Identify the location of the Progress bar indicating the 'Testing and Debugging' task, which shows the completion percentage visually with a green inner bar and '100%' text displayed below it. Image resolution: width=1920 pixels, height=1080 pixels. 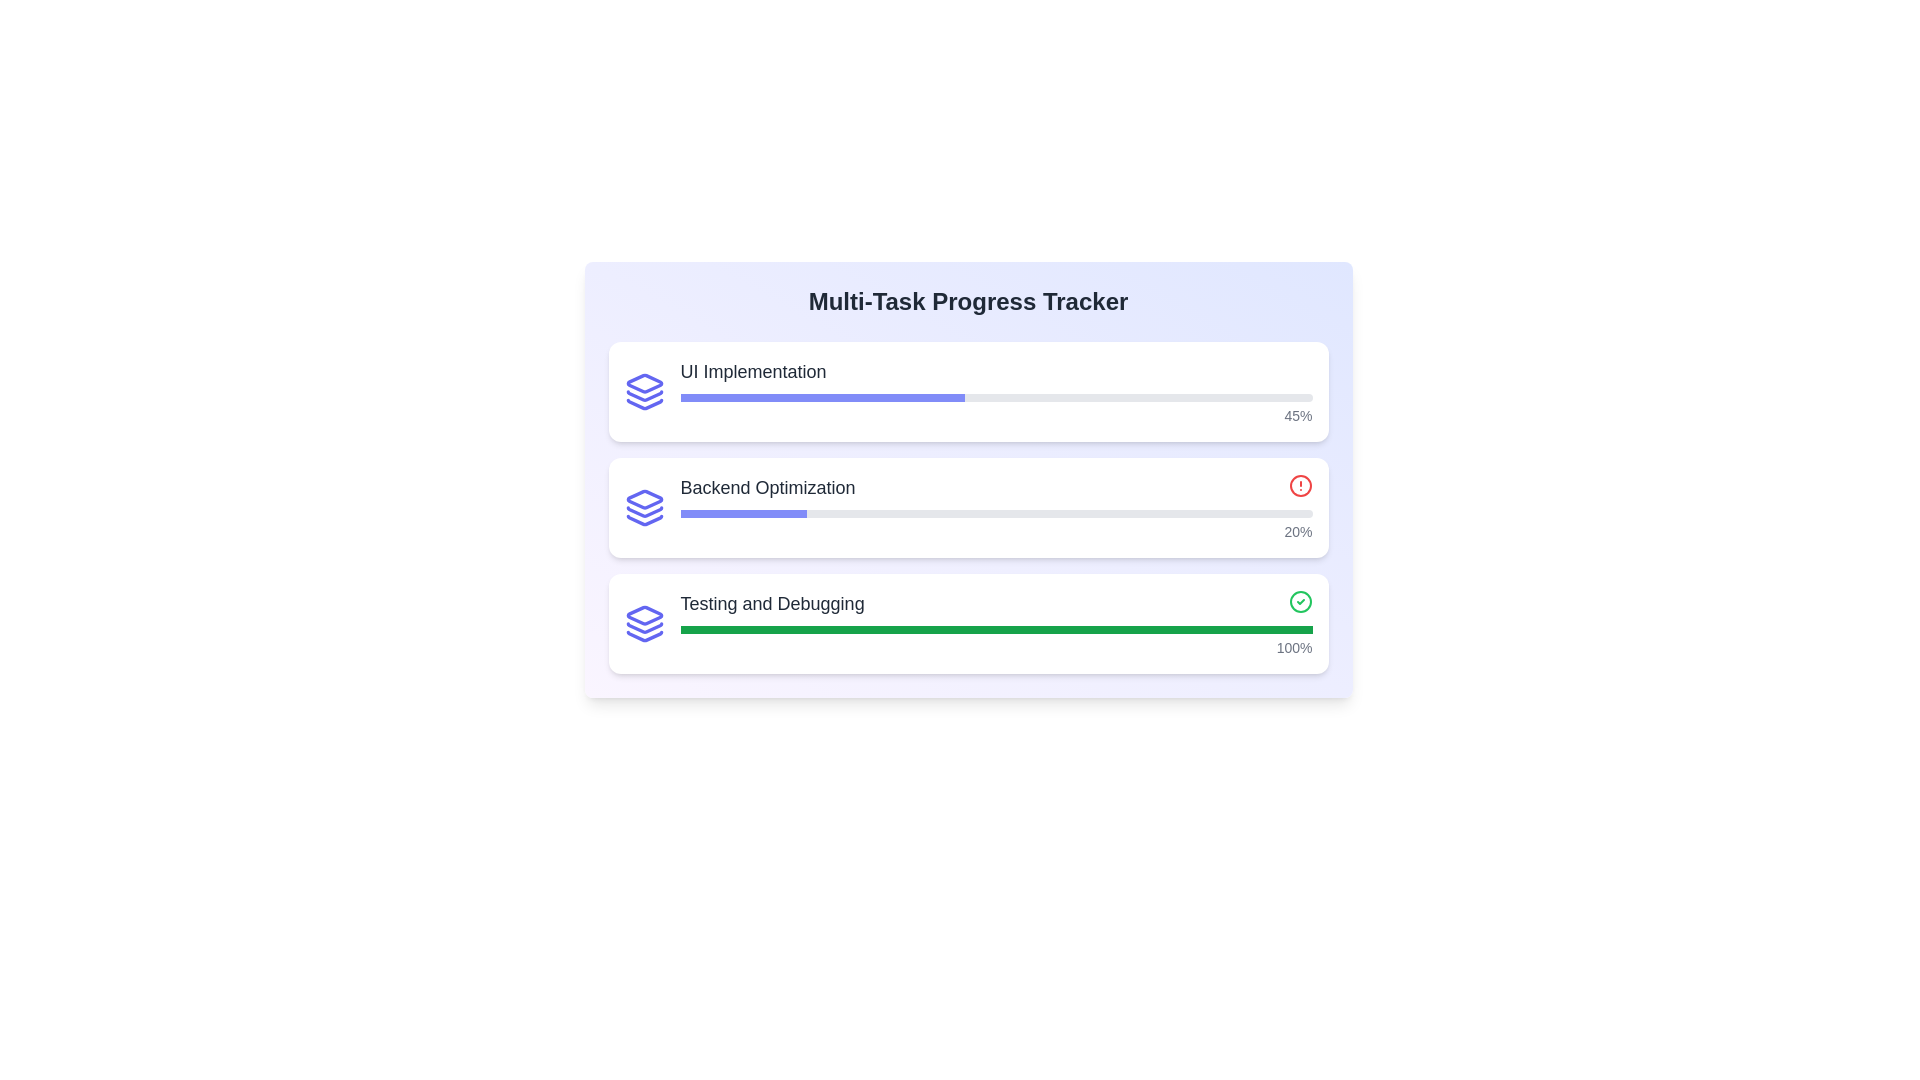
(996, 628).